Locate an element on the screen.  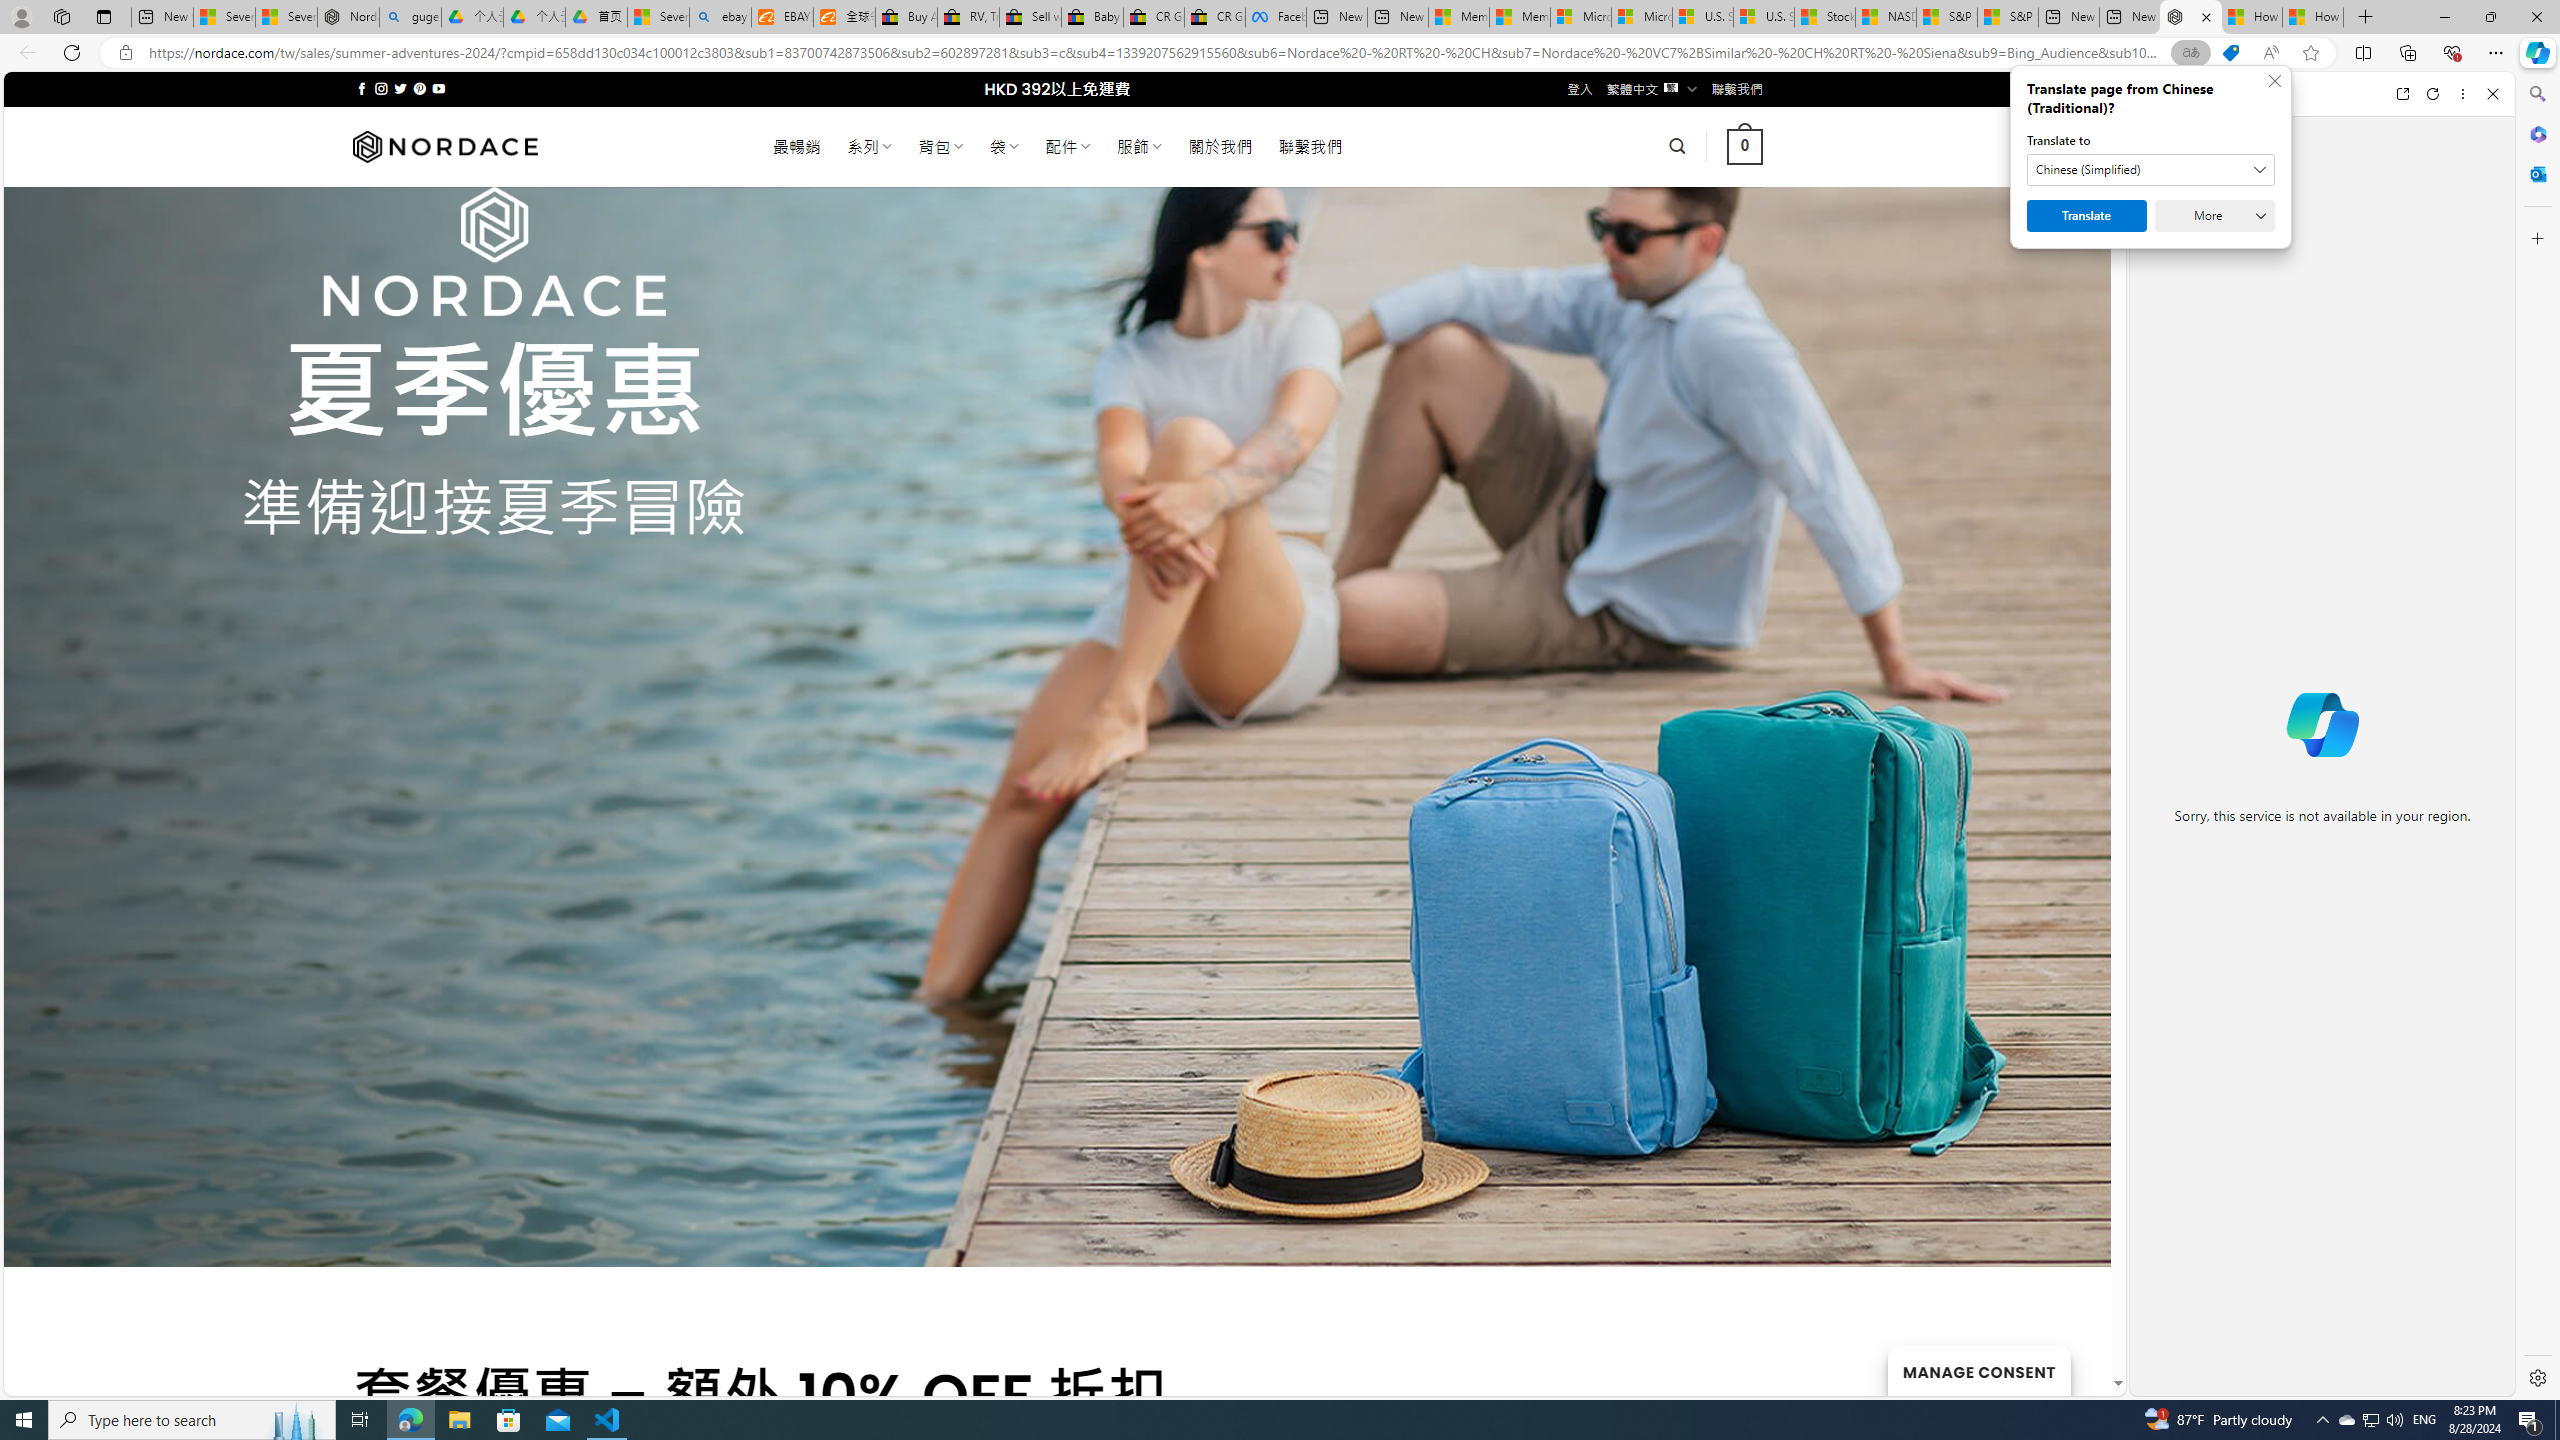
'More' is located at coordinates (2214, 215).